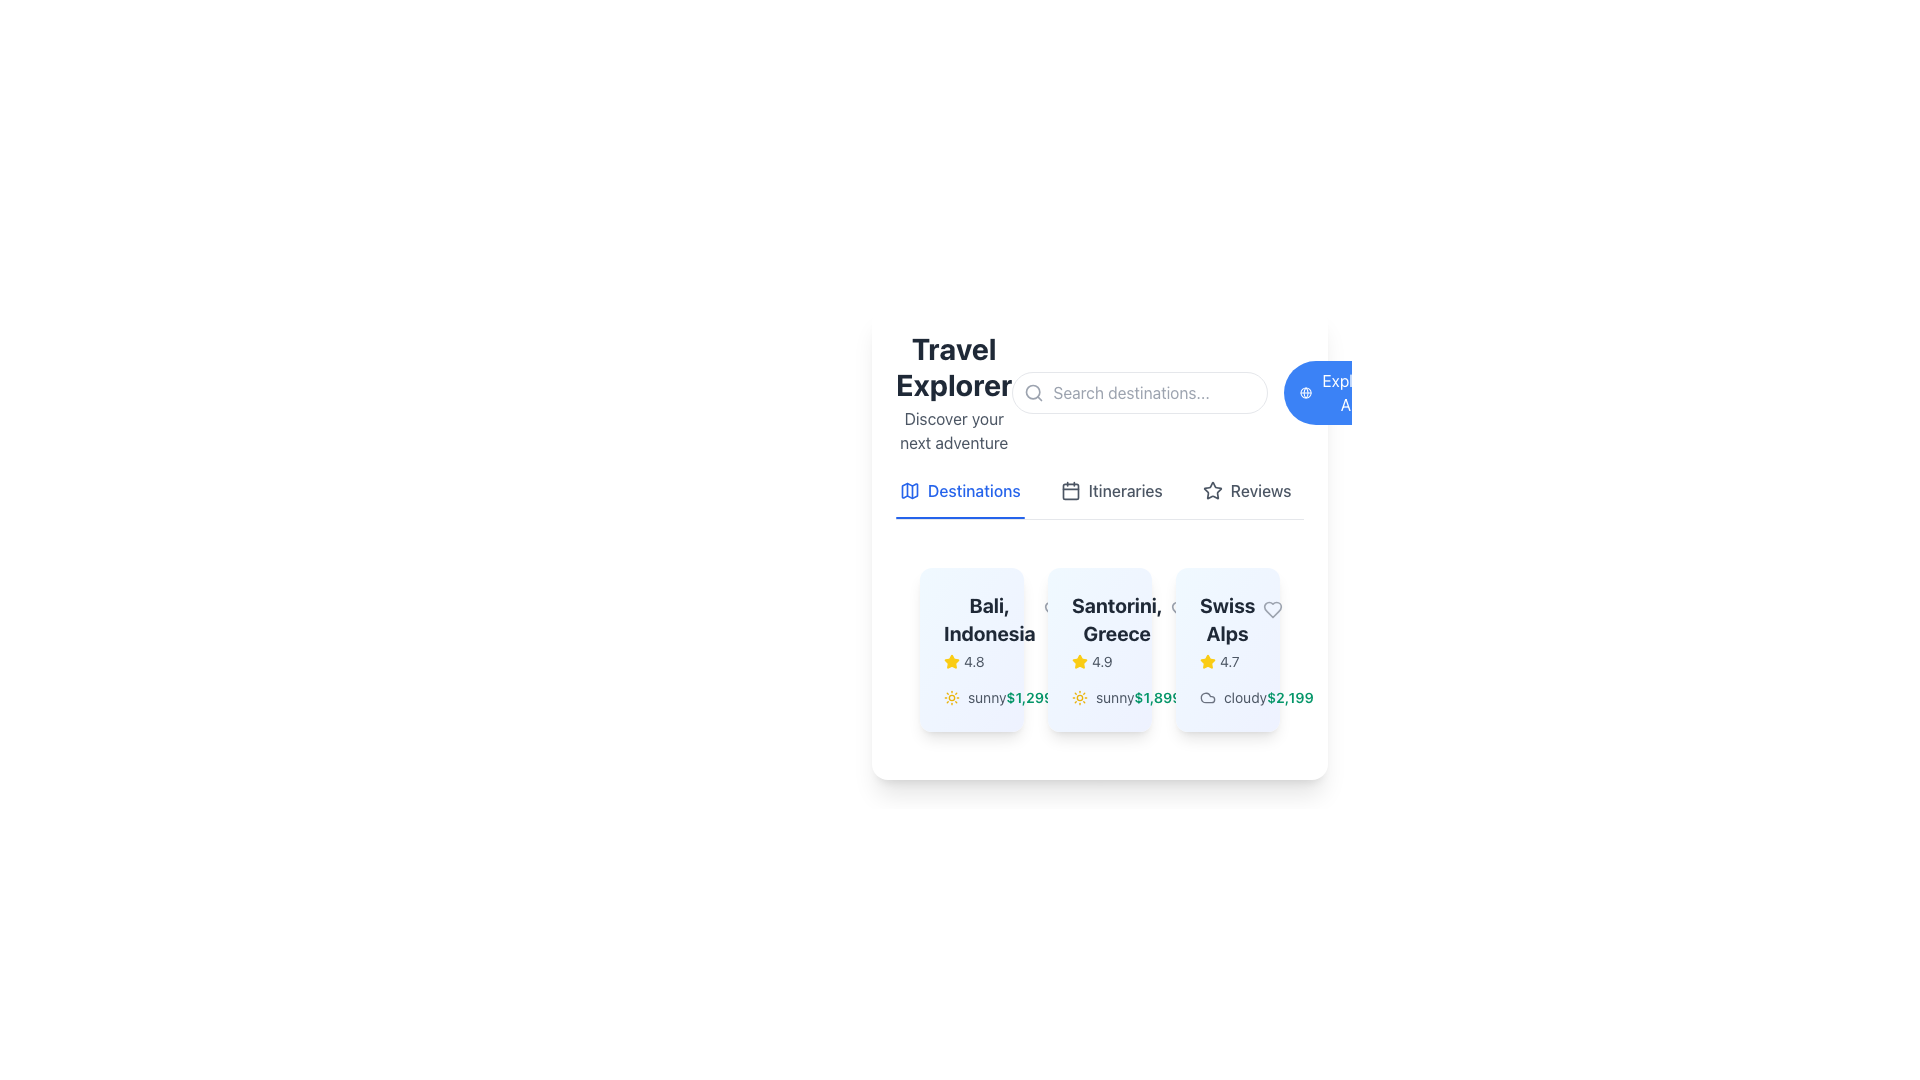  What do you see at coordinates (1069, 491) in the screenshot?
I see `the empty frame graphic element located at the center of the calendar icon, which is part of the toolbar or navigation menu near the top of the interface` at bounding box center [1069, 491].